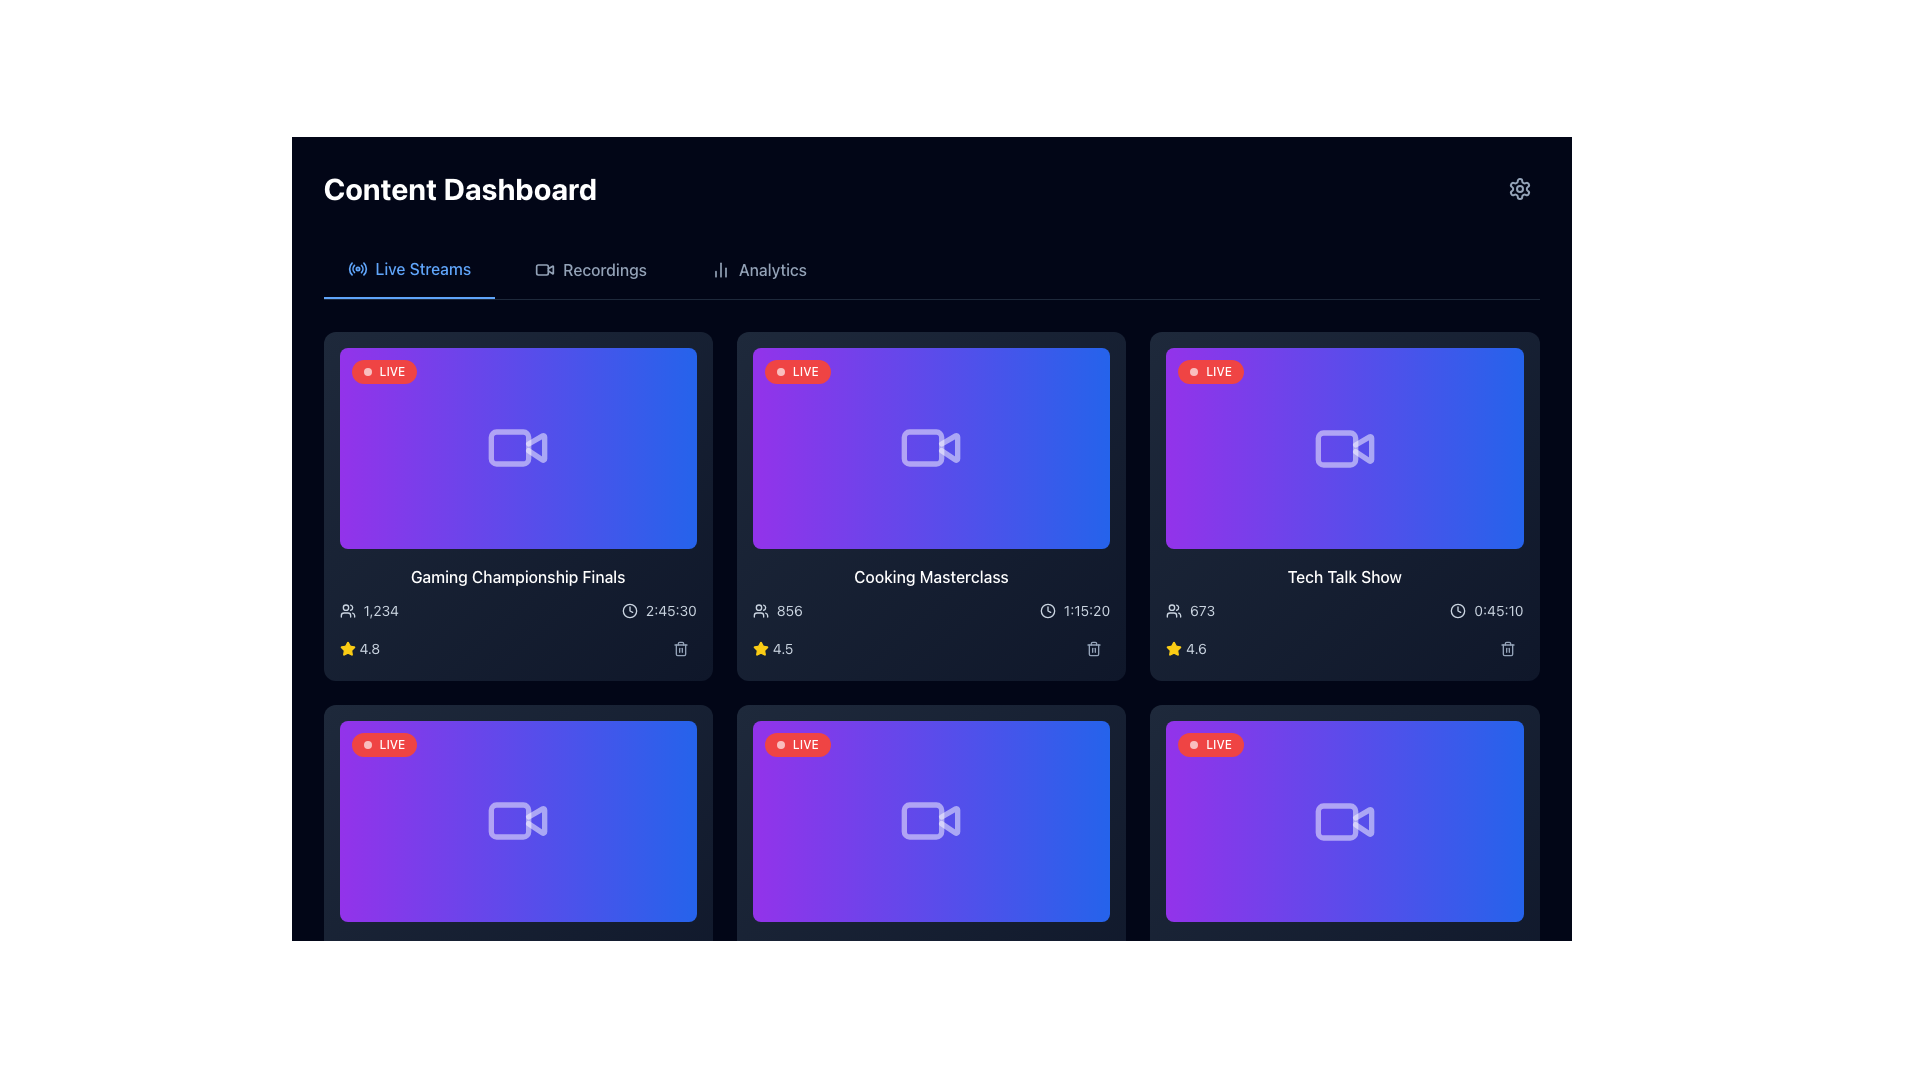  What do you see at coordinates (662, 513) in the screenshot?
I see `the button located at the bottom-right corner of the 'Gaming Championship Finals' card` at bounding box center [662, 513].